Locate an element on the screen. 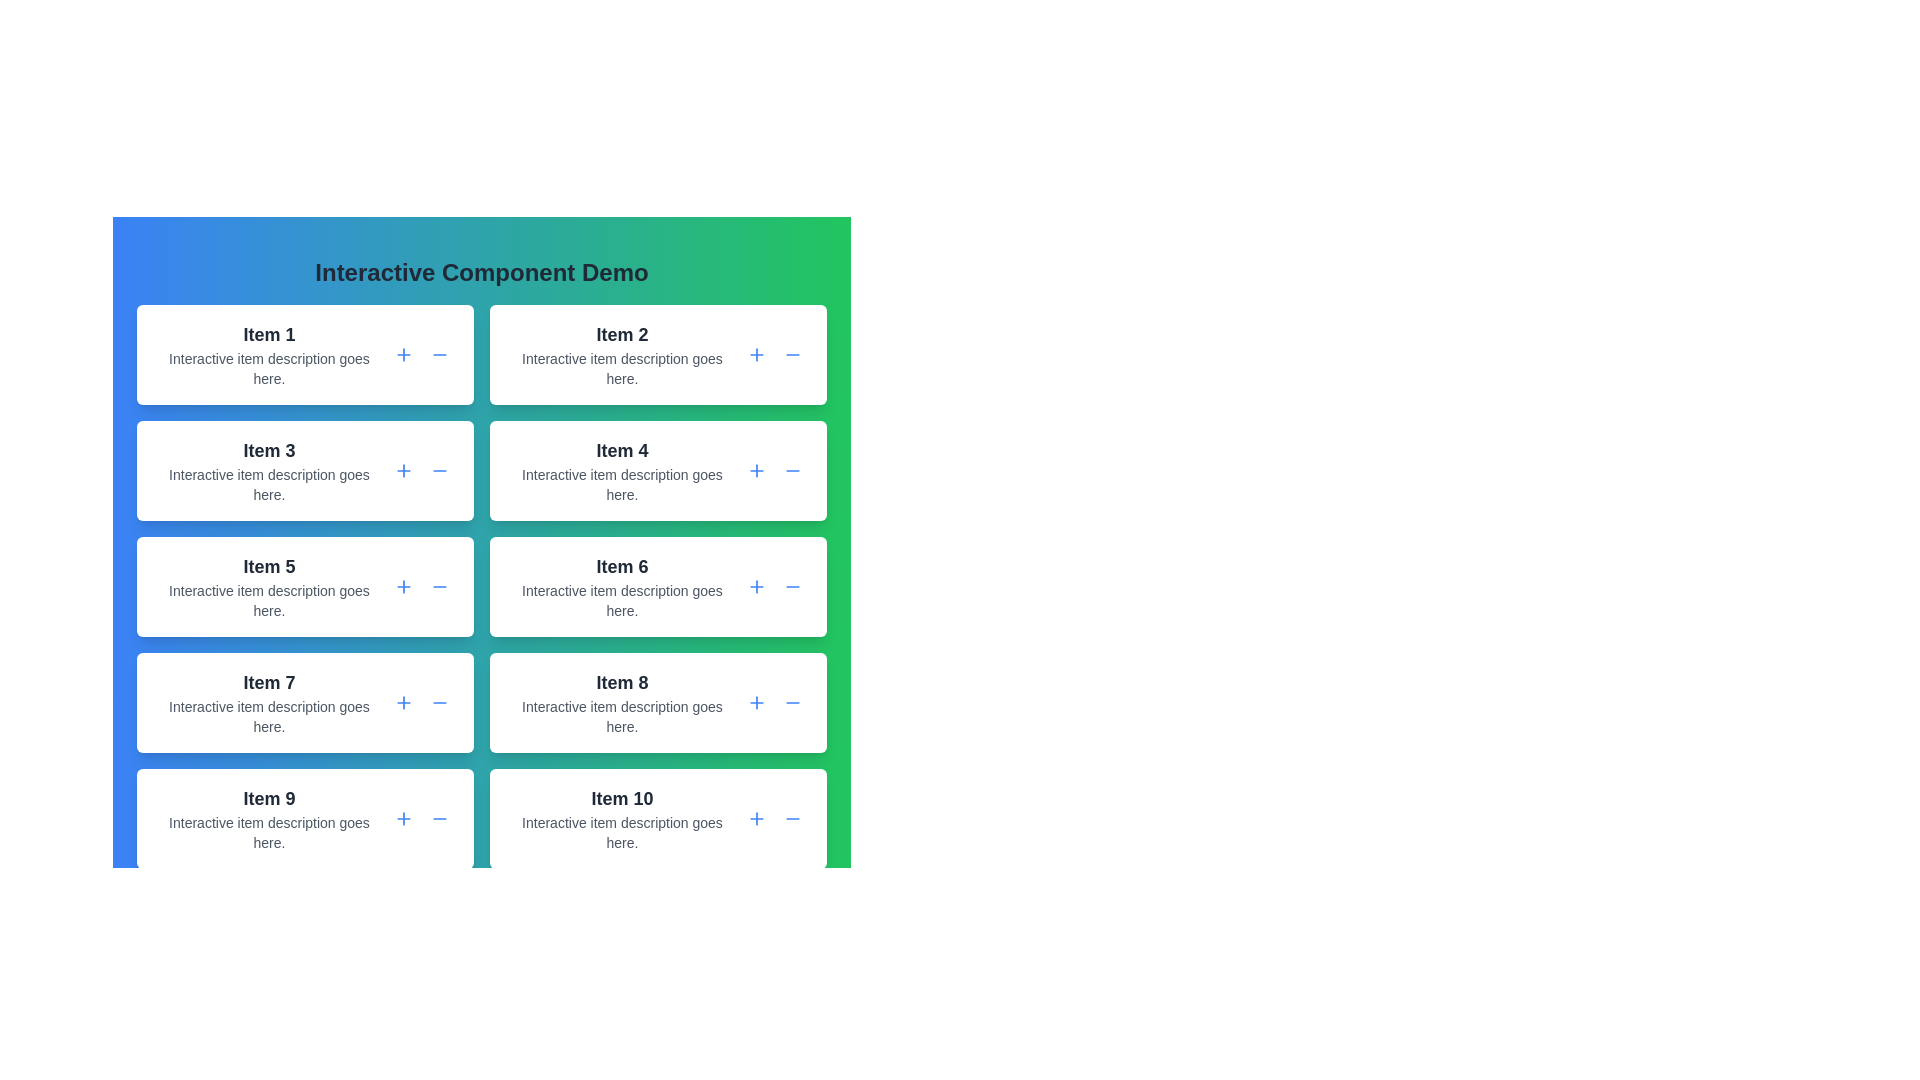  text on the Card component located at the bottom left corner of the grid layout, specifically the ninth item in the list is located at coordinates (268, 818).